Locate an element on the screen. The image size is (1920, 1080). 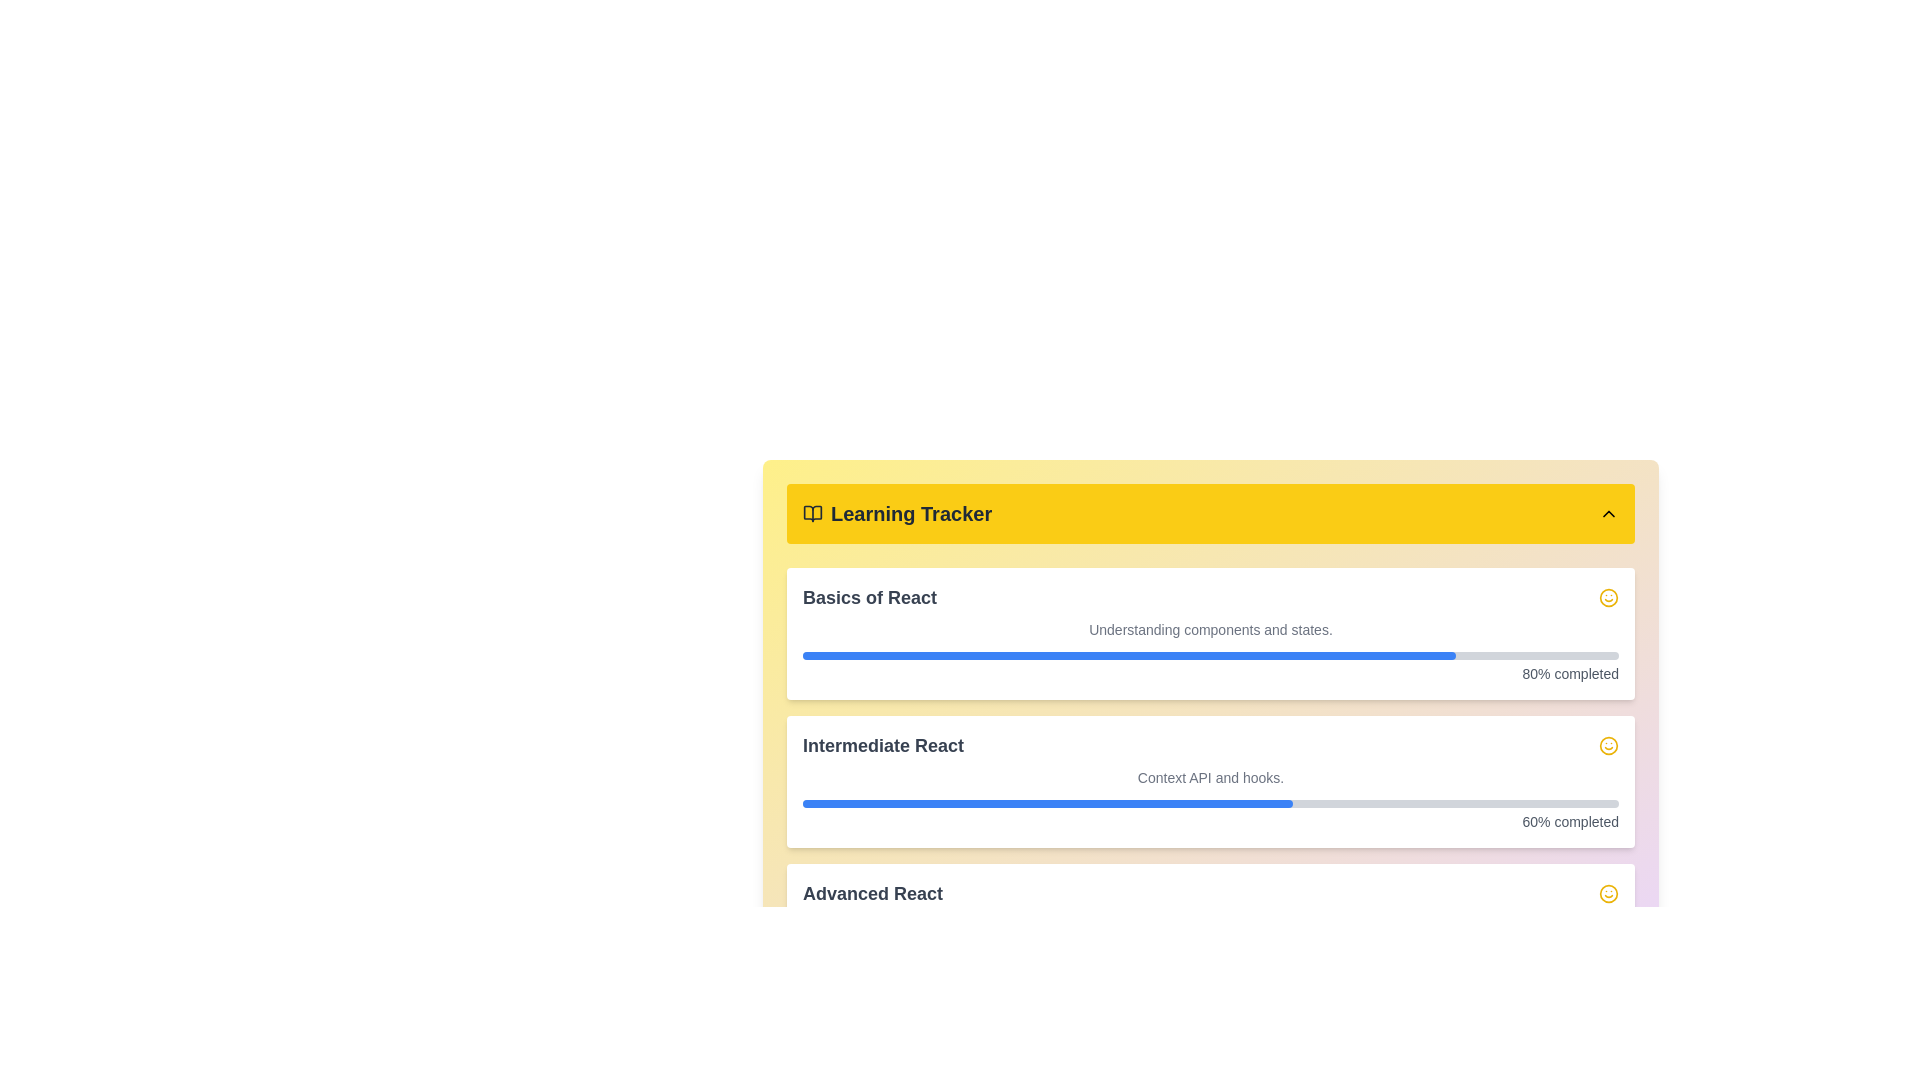
the yellow smiley icon with a cheerful expression located at the right end of the 'Basics of React' section is located at coordinates (1608, 596).